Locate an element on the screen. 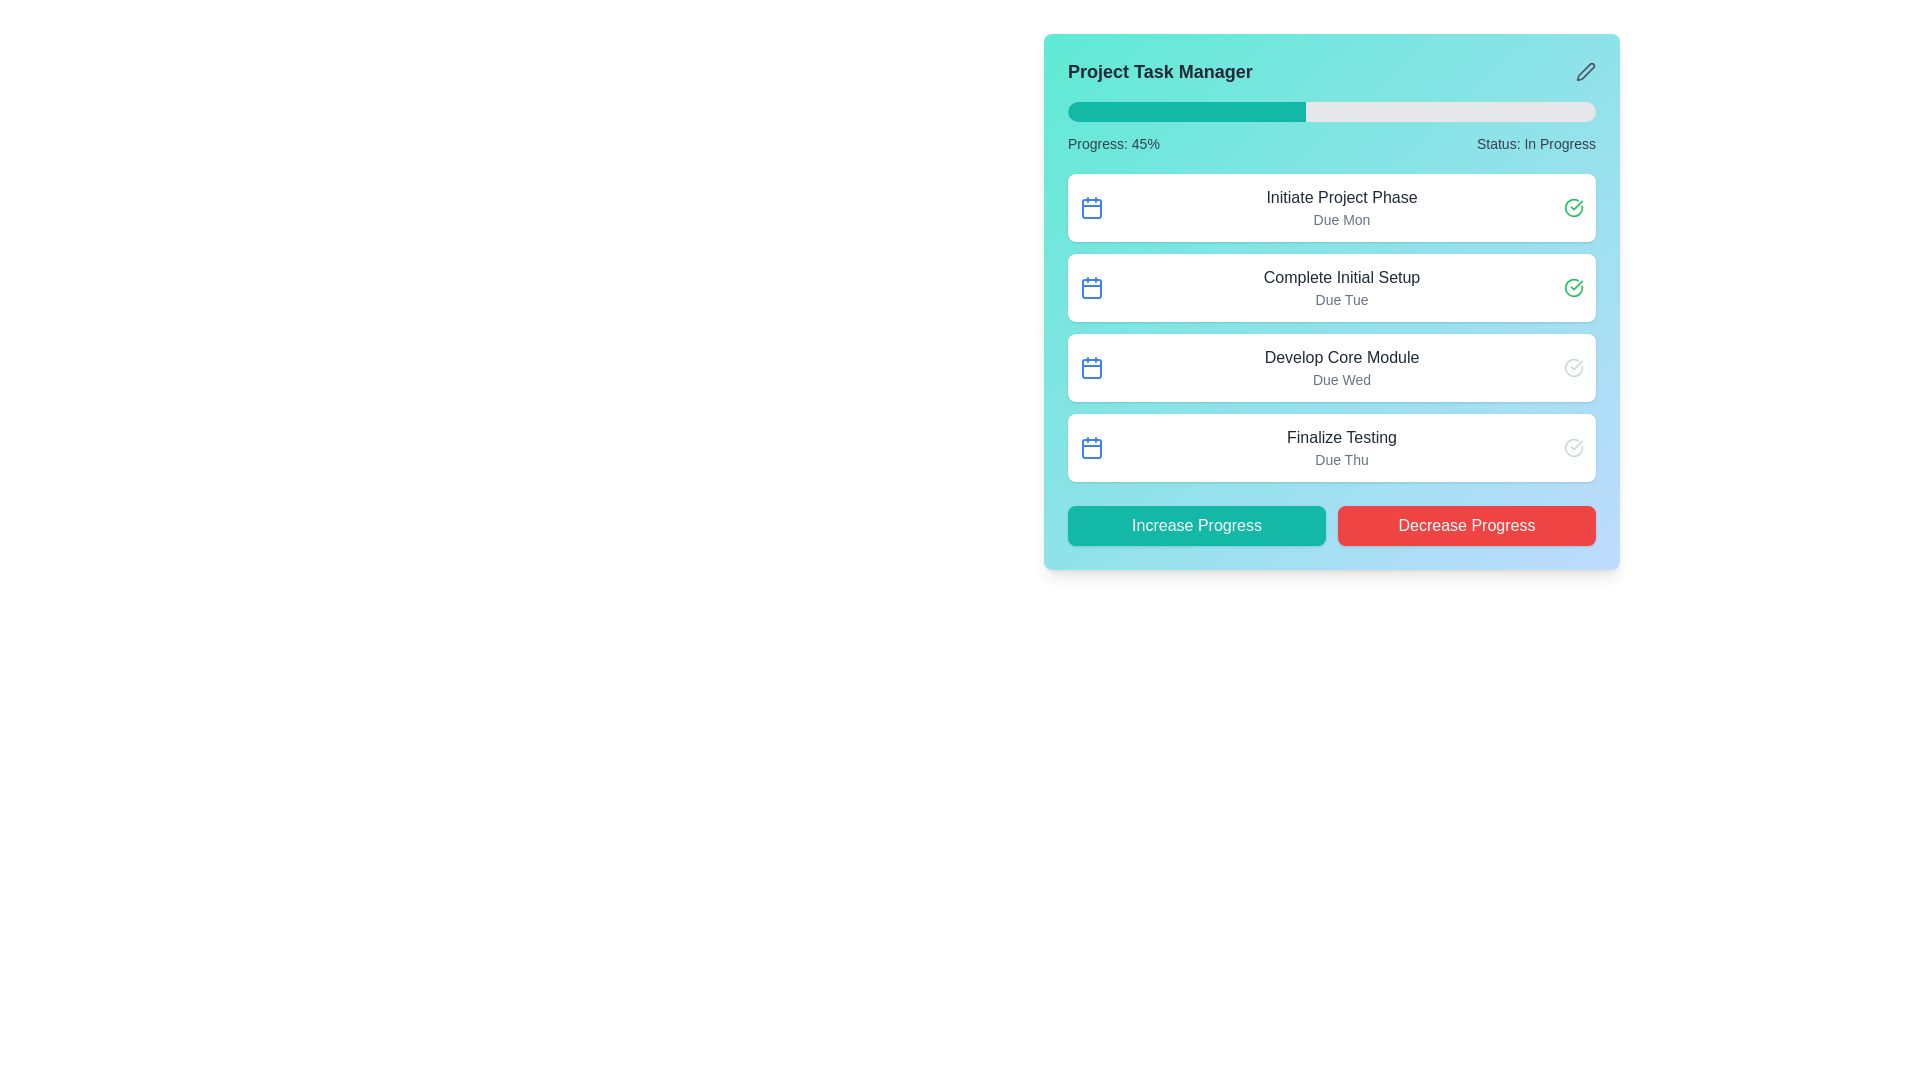 This screenshot has height=1080, width=1920. text of the label that identifies the third task in the task management interface, located immediately above the 'Due Wed' text is located at coordinates (1342, 357).